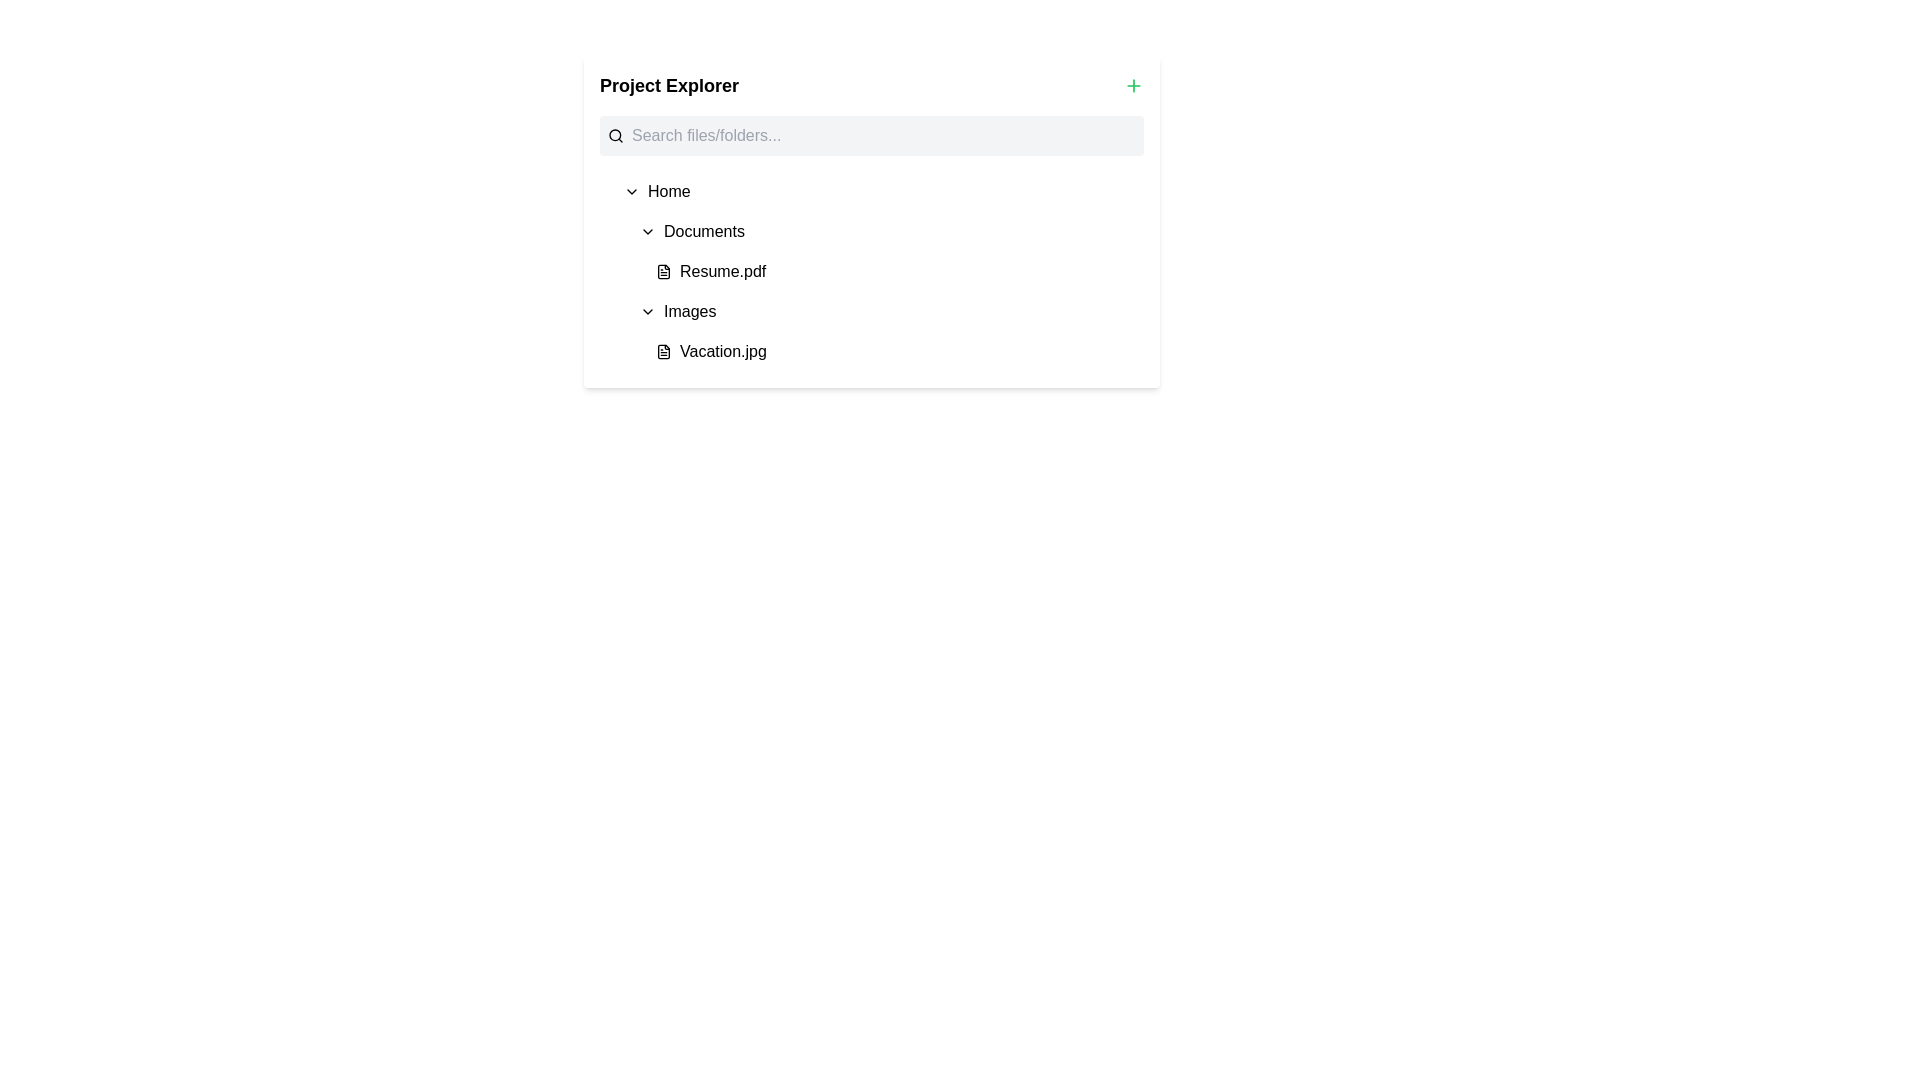 This screenshot has height=1080, width=1920. Describe the element at coordinates (722, 272) in the screenshot. I see `the text display showing the file name 'Resume.pdf'` at that location.